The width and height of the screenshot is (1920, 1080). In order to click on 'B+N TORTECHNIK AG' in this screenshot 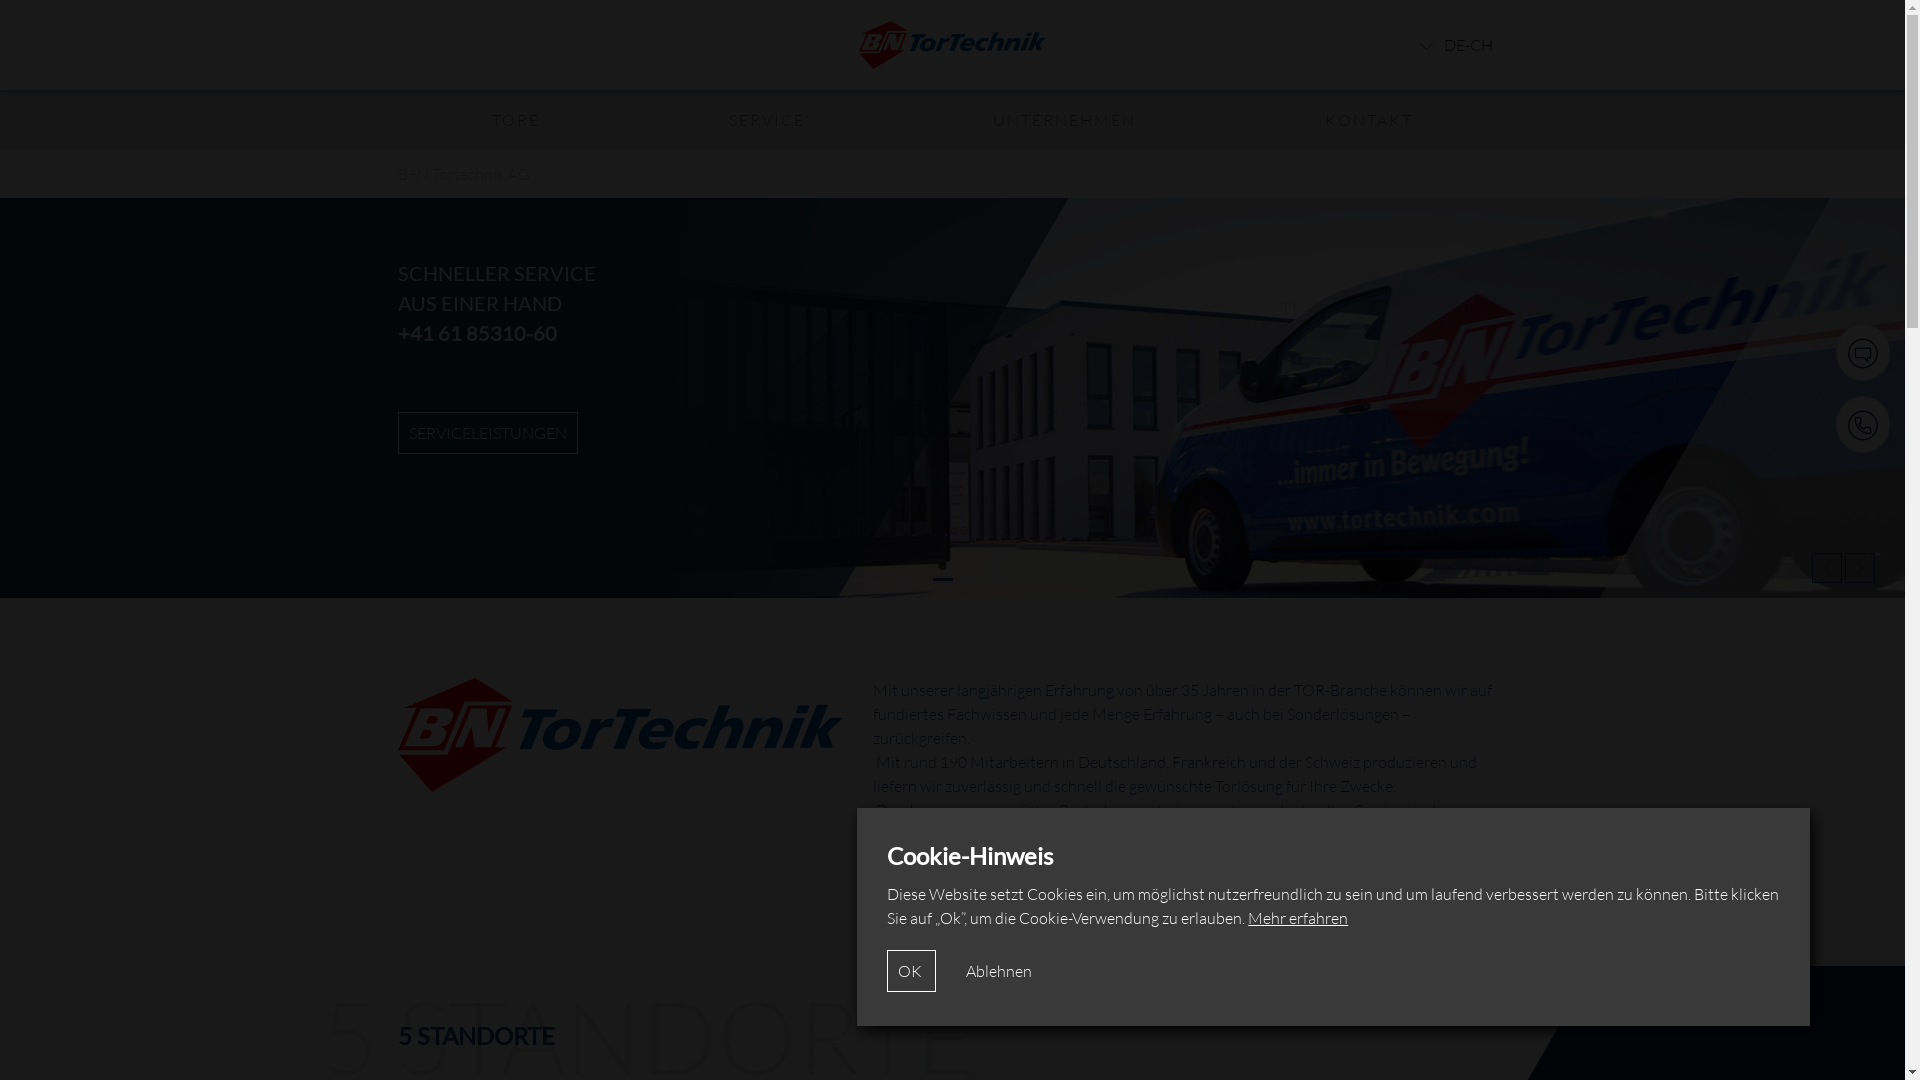, I will do `click(488, 431)`.